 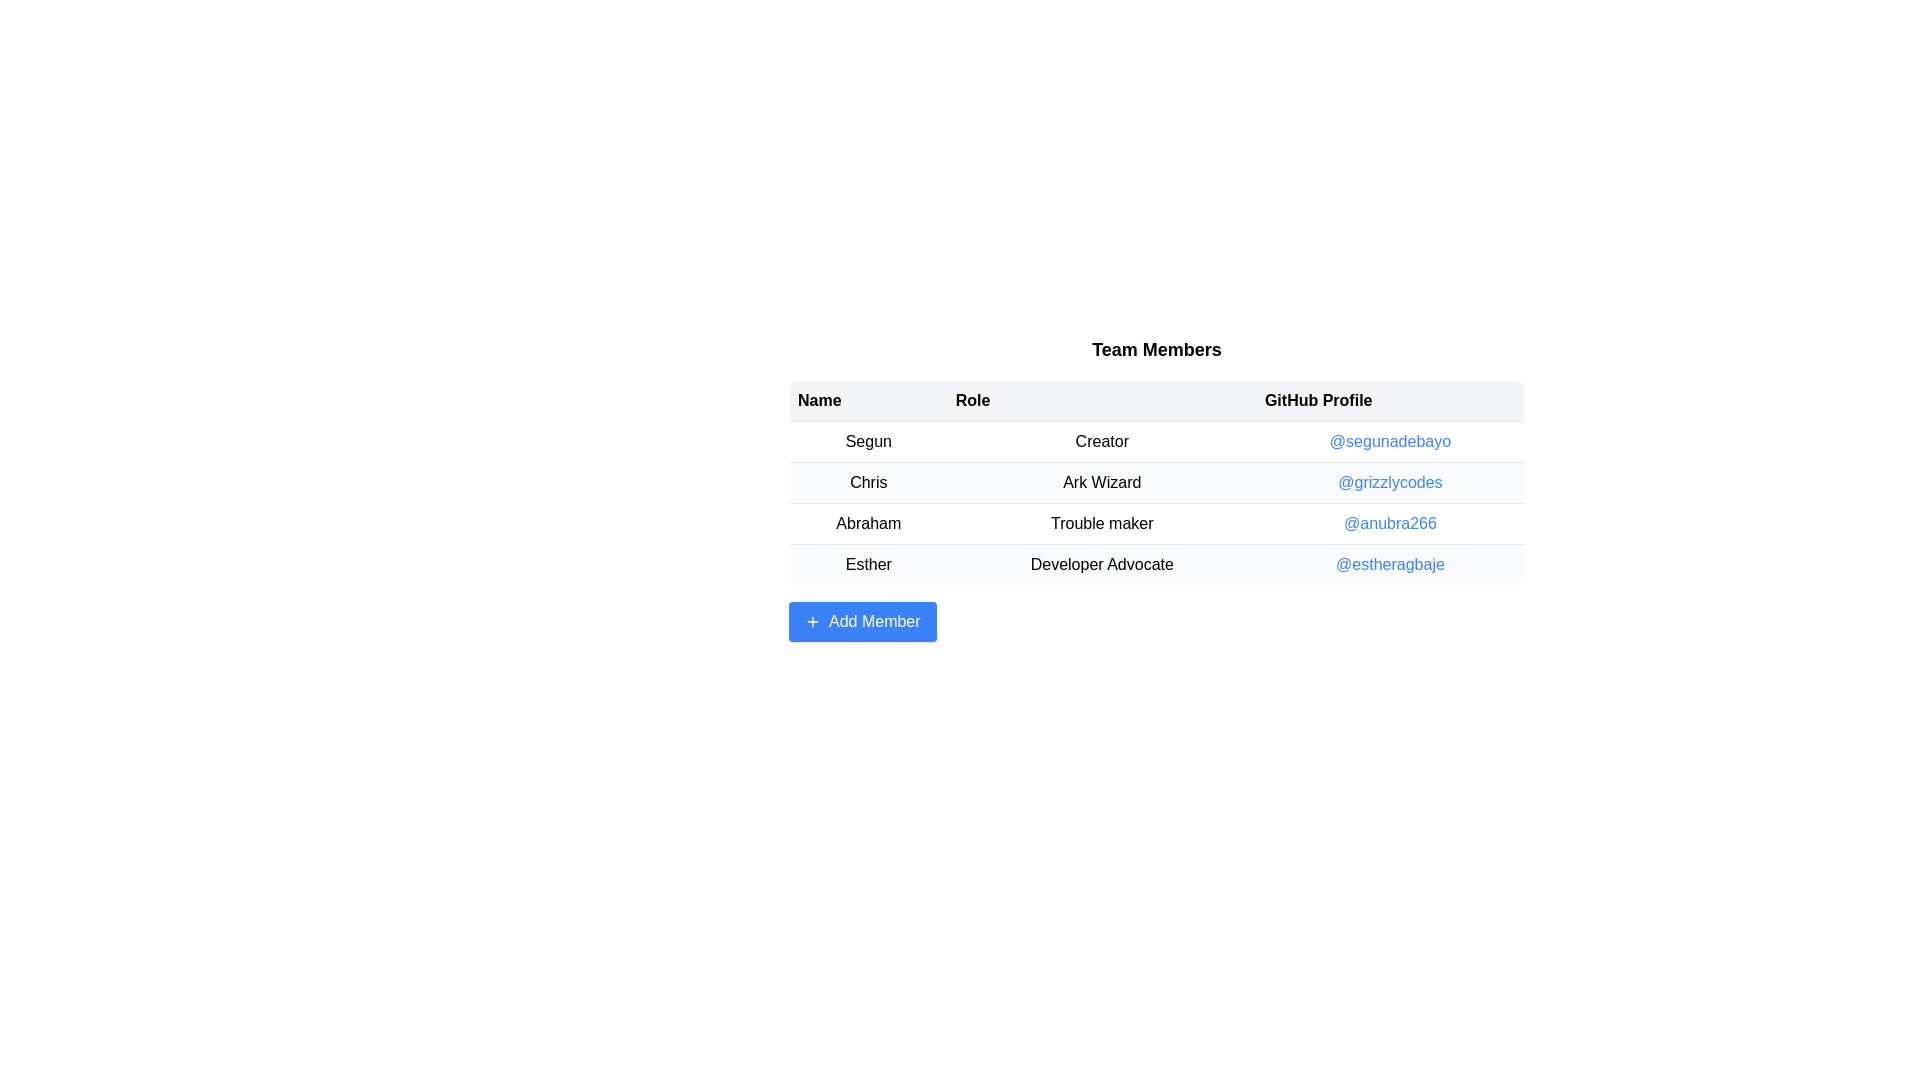 What do you see at coordinates (1389, 564) in the screenshot?
I see `the hyperlink text '@estheragbaje' located` at bounding box center [1389, 564].